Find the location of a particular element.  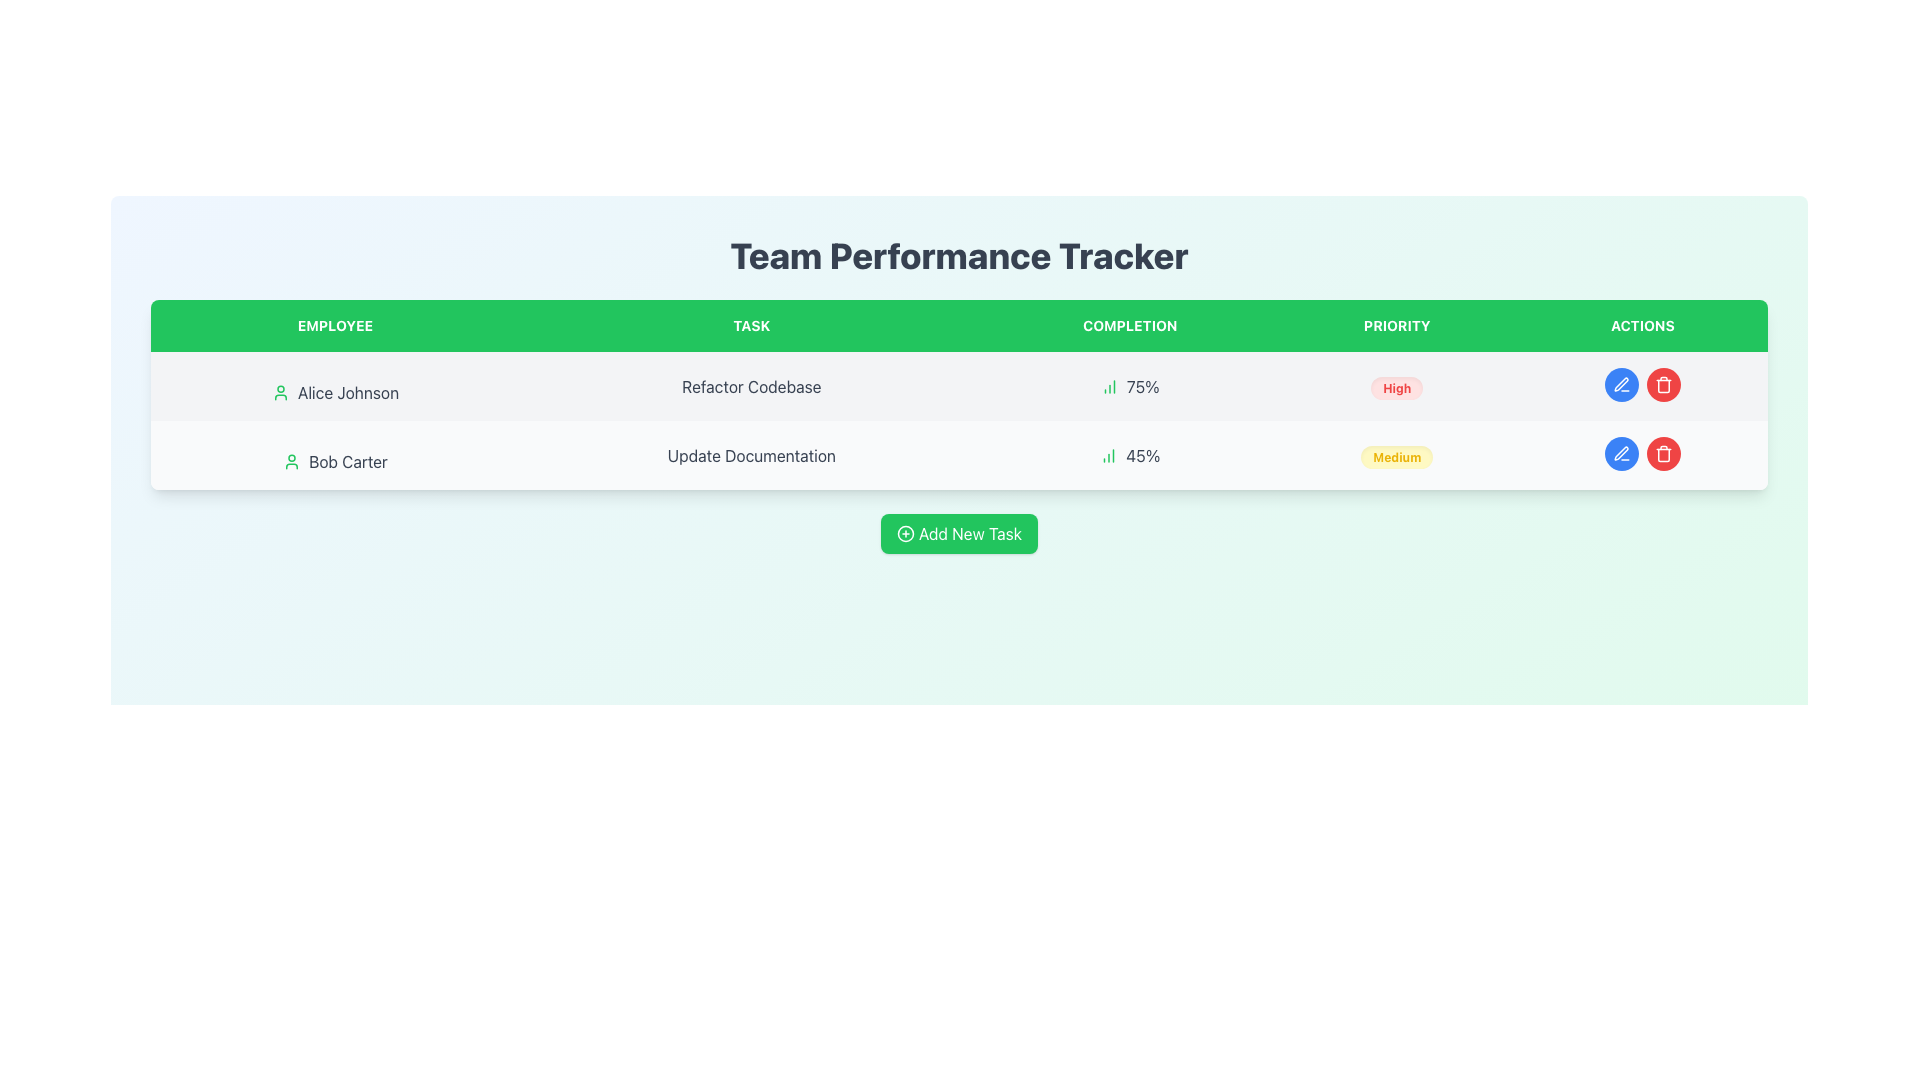

the header label for the 'Task' column in the table, which is positioned between the 'Employee' and 'Completion' sections is located at coordinates (750, 325).